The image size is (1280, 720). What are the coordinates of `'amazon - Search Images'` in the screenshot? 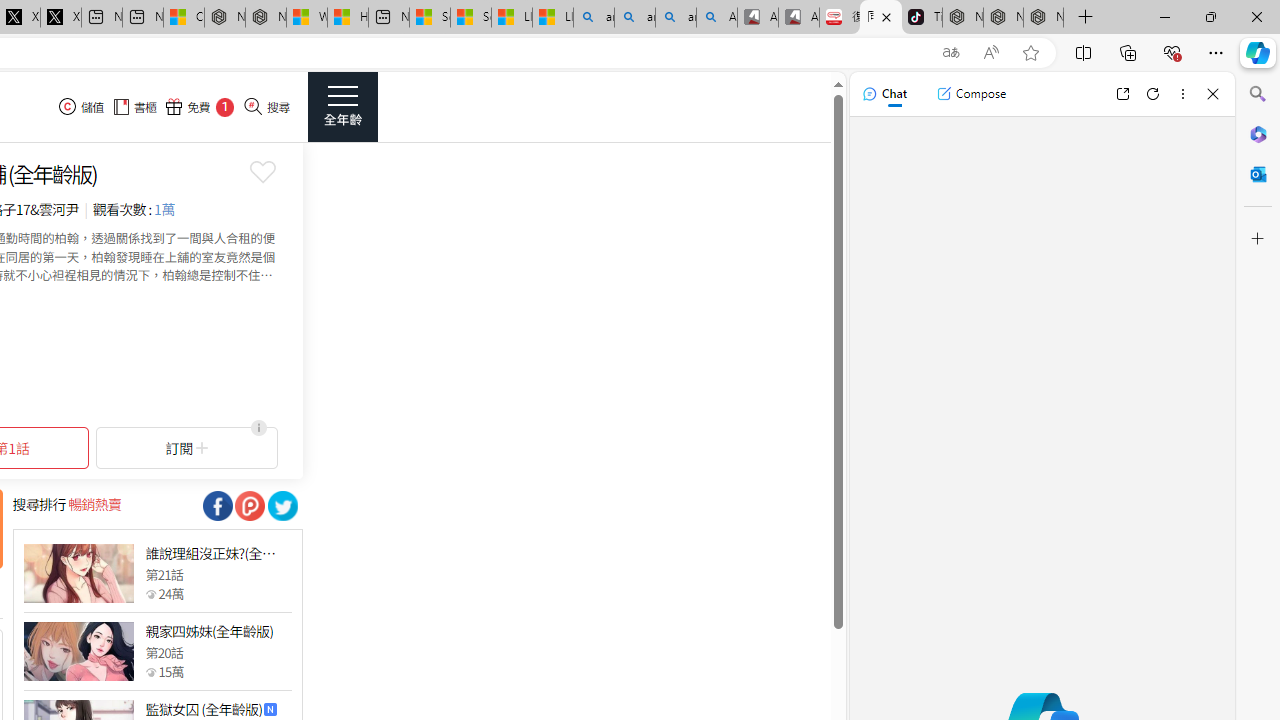 It's located at (675, 17).